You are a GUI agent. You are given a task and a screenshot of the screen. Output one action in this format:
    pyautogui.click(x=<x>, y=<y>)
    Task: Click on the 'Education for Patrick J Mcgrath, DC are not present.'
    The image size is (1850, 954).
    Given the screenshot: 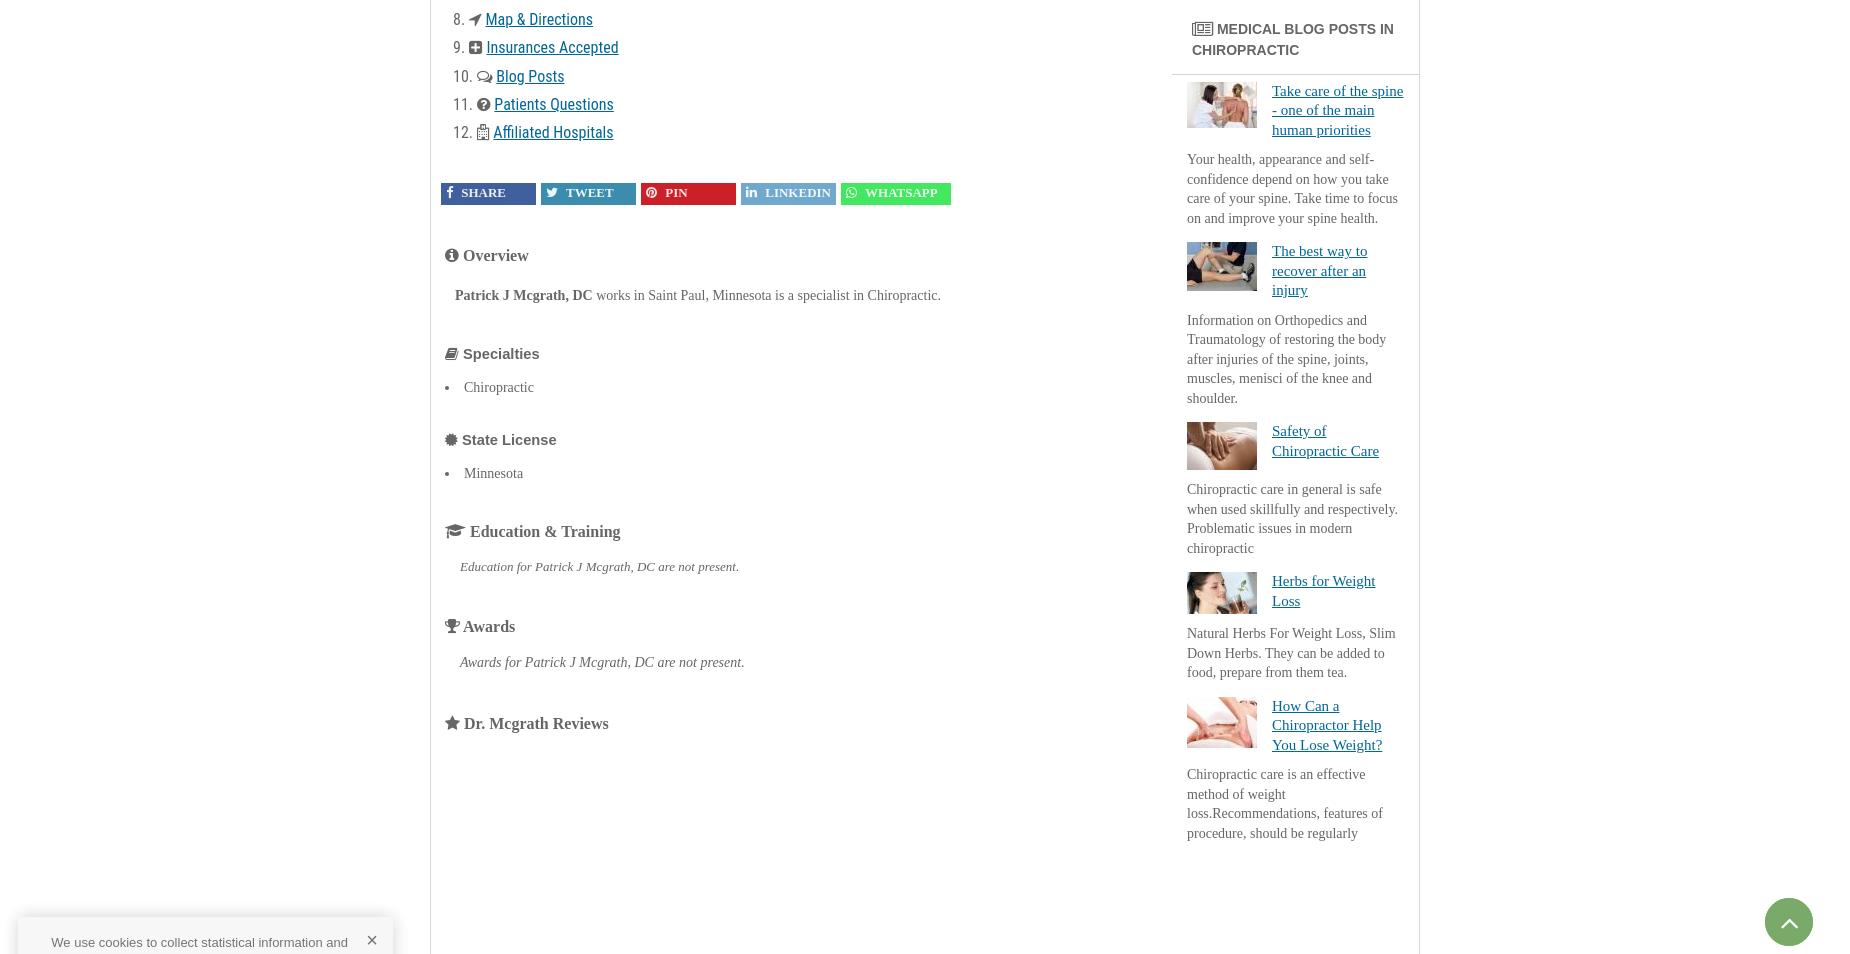 What is the action you would take?
    pyautogui.click(x=599, y=565)
    